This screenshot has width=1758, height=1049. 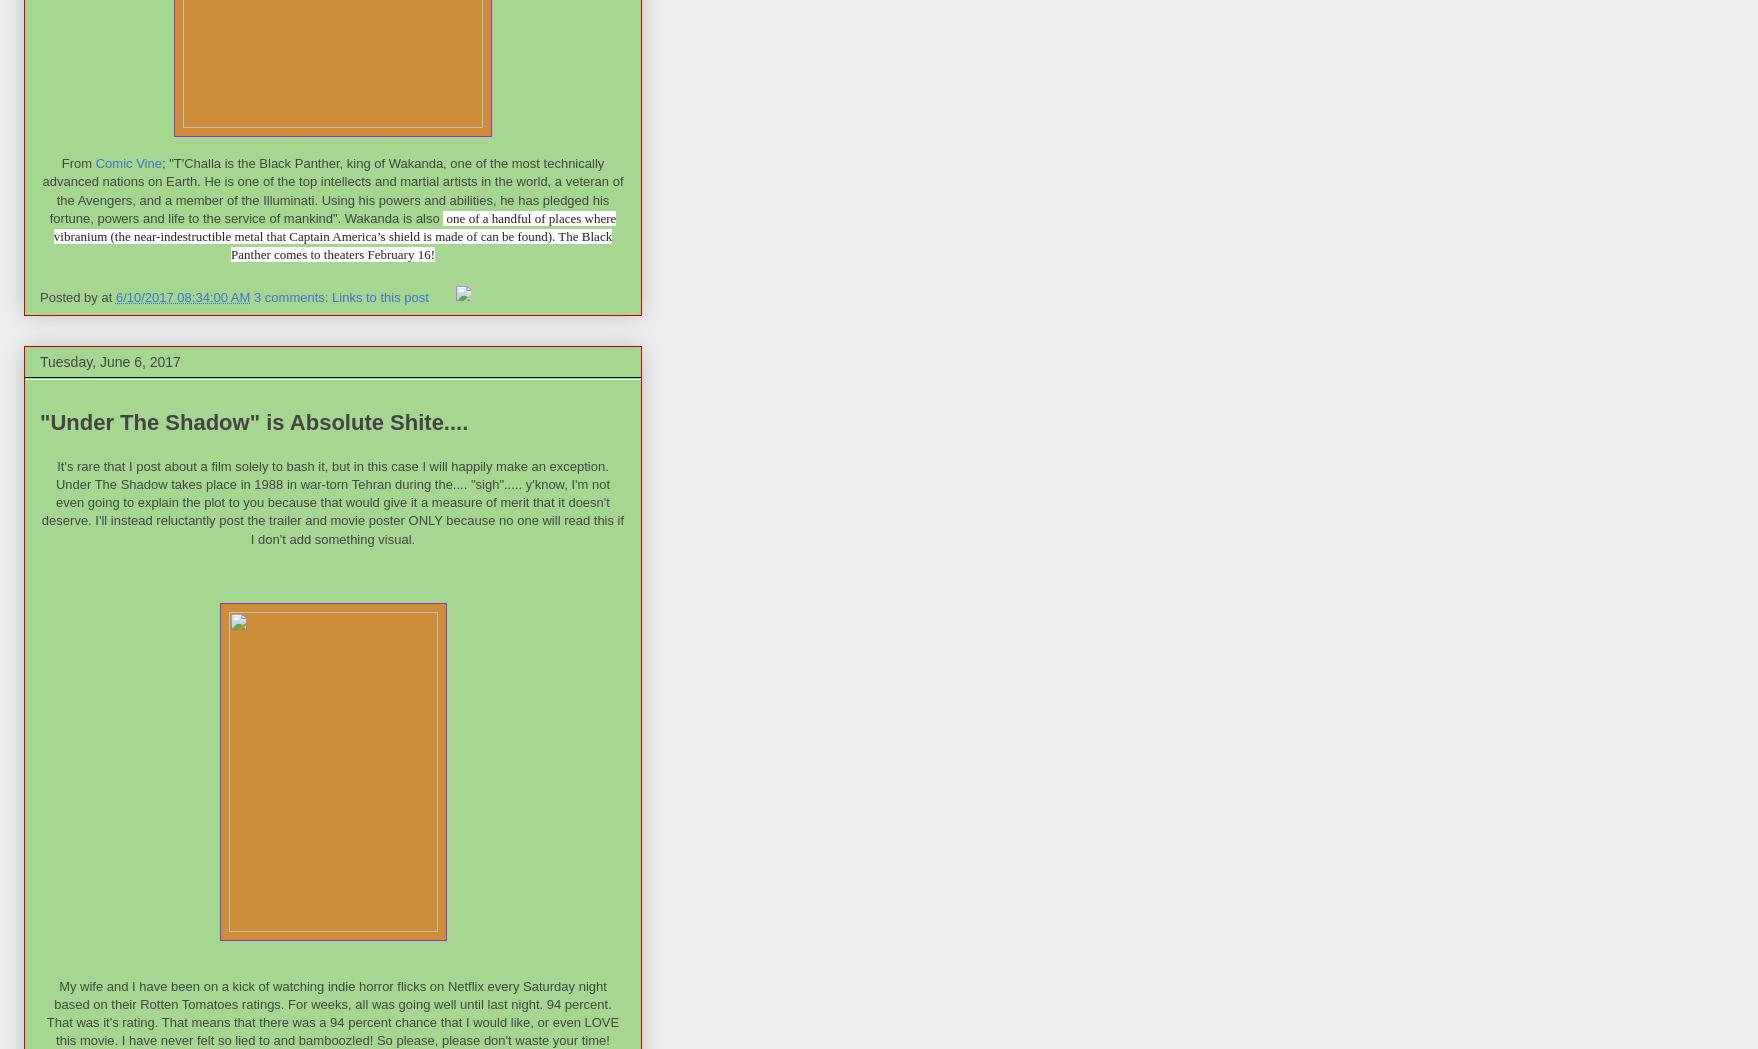 What do you see at coordinates (332, 501) in the screenshot?
I see `'It's rare that I post about a film solely to bash it, but in this case I will happily make an exception. Under The Shadow takes place in 1988 in war-torn Tehran during the.... "sigh"..... y'know, I'm not even going to explain the plot to you because that would give it a measure of merit that it doesn't deserve. I'll instead reluctantly post the trailer and movie poster ONLY because no one will read this if I don't add something visual.'` at bounding box center [332, 501].